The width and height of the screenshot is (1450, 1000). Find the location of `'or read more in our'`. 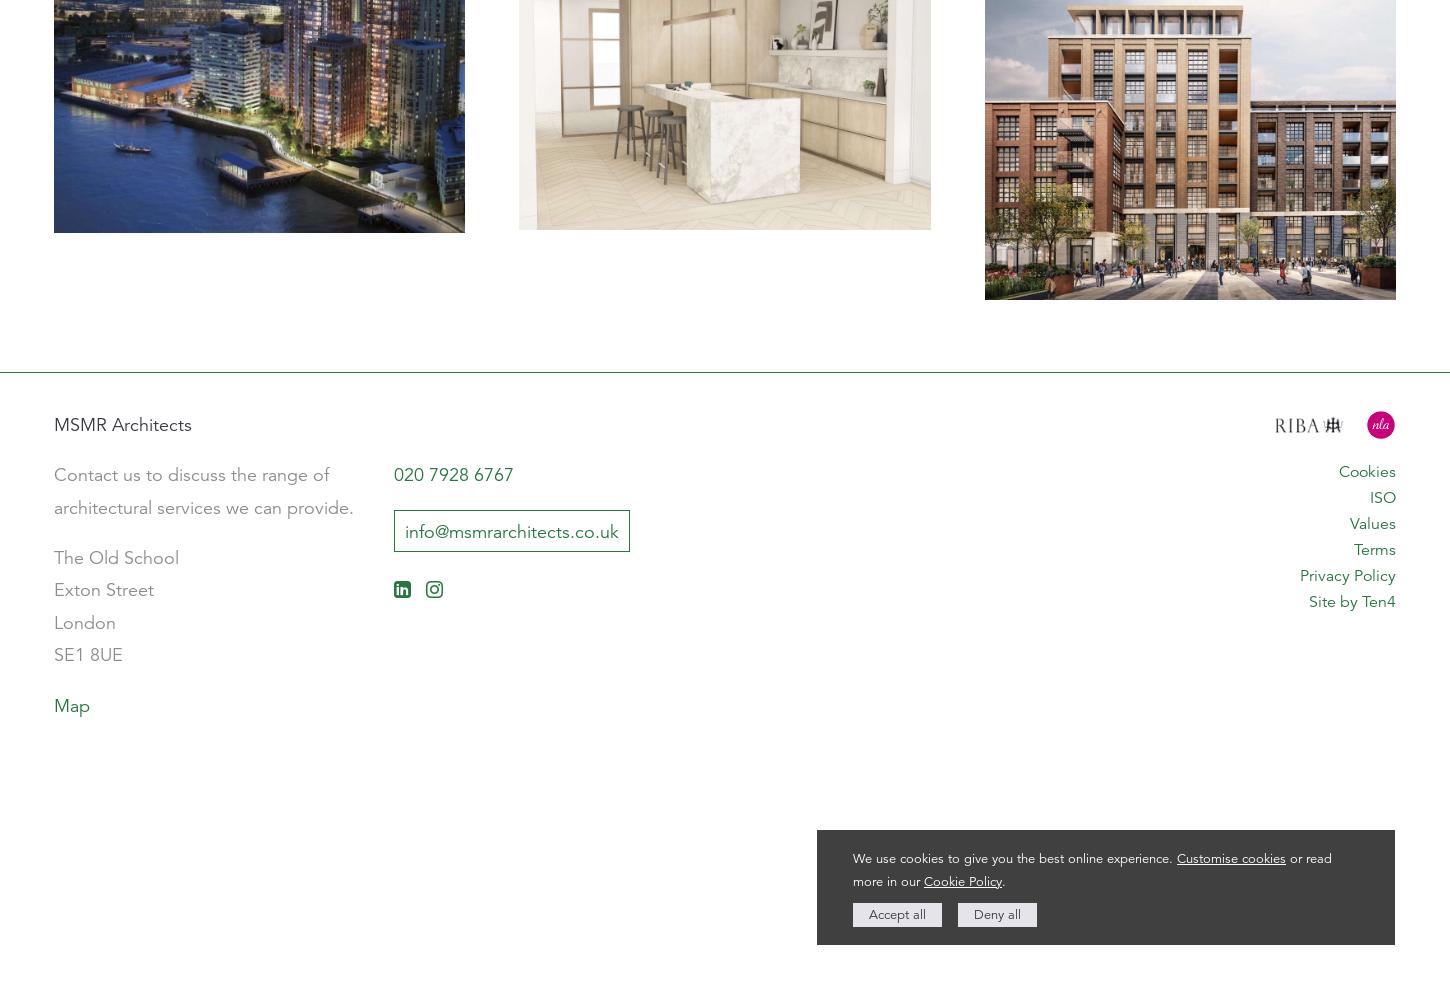

'or read more in our' is located at coordinates (852, 869).